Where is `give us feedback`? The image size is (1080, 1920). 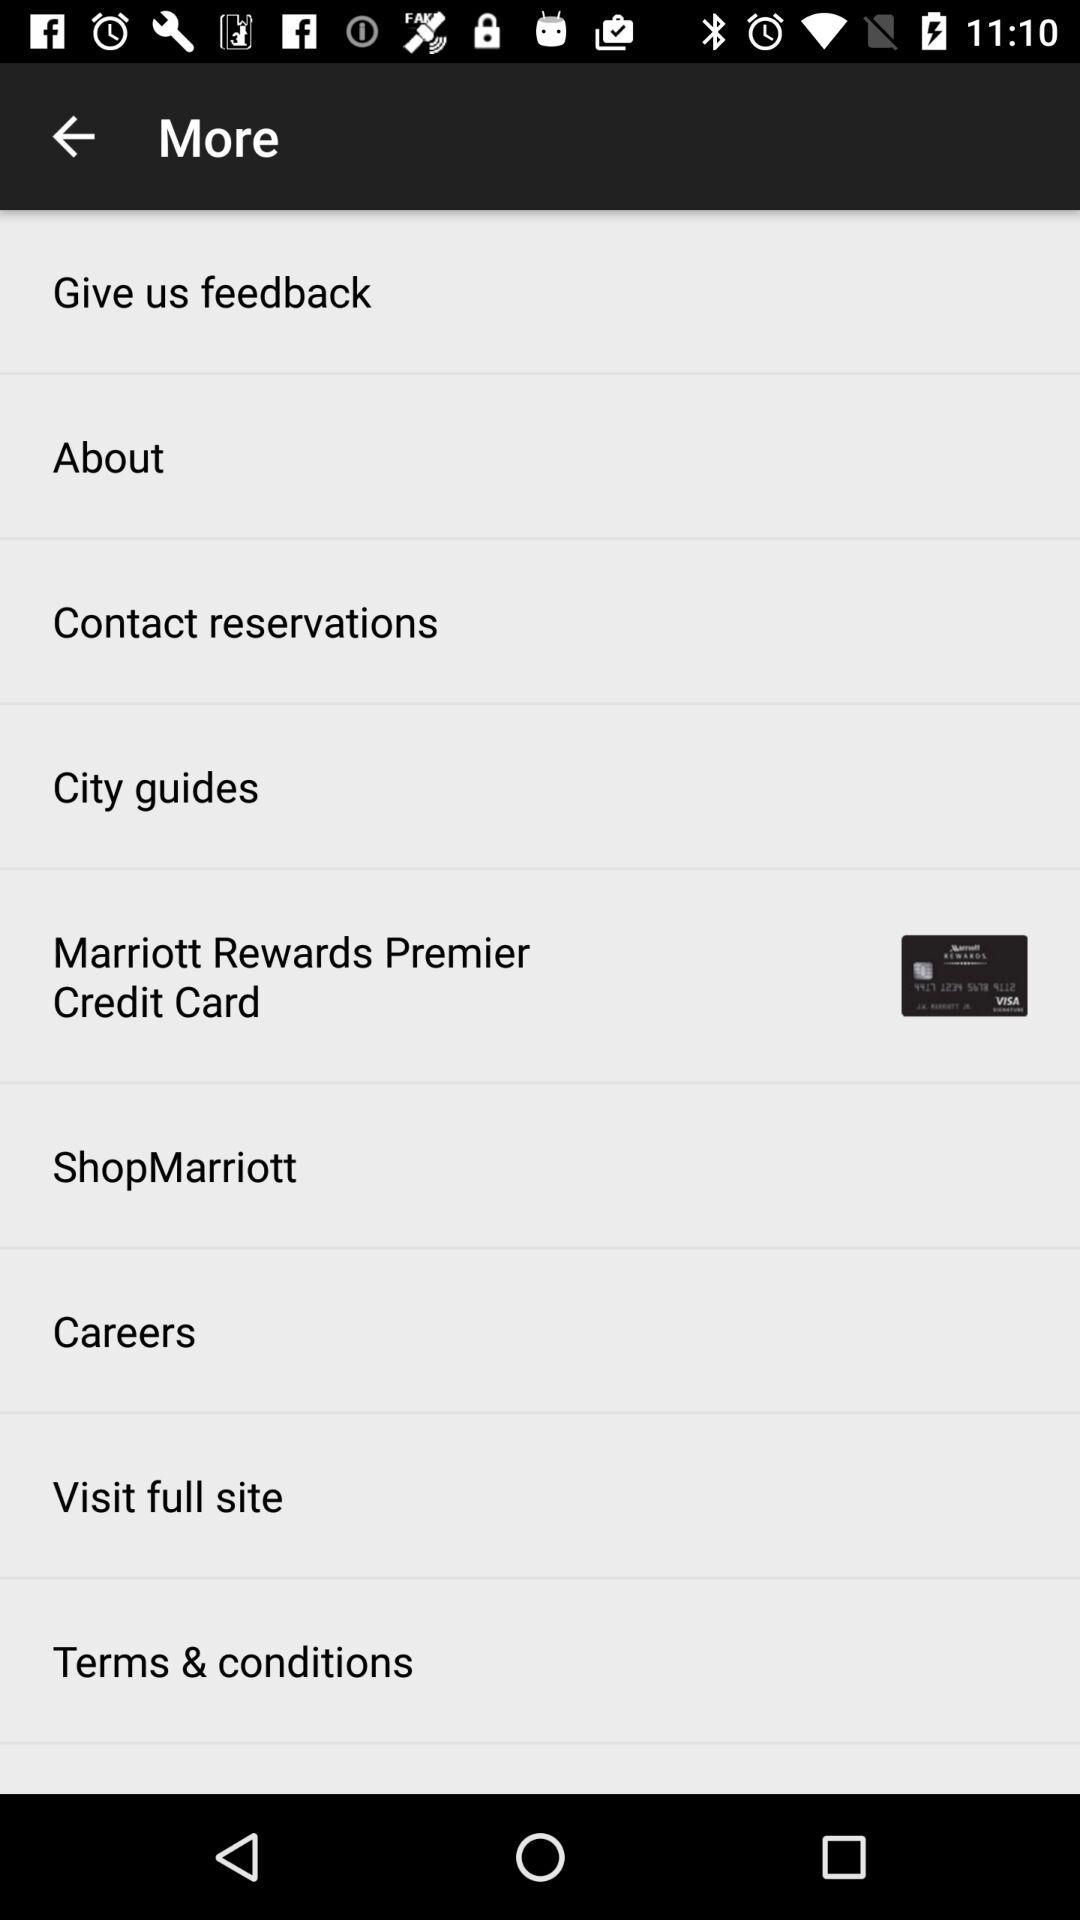 give us feedback is located at coordinates (211, 290).